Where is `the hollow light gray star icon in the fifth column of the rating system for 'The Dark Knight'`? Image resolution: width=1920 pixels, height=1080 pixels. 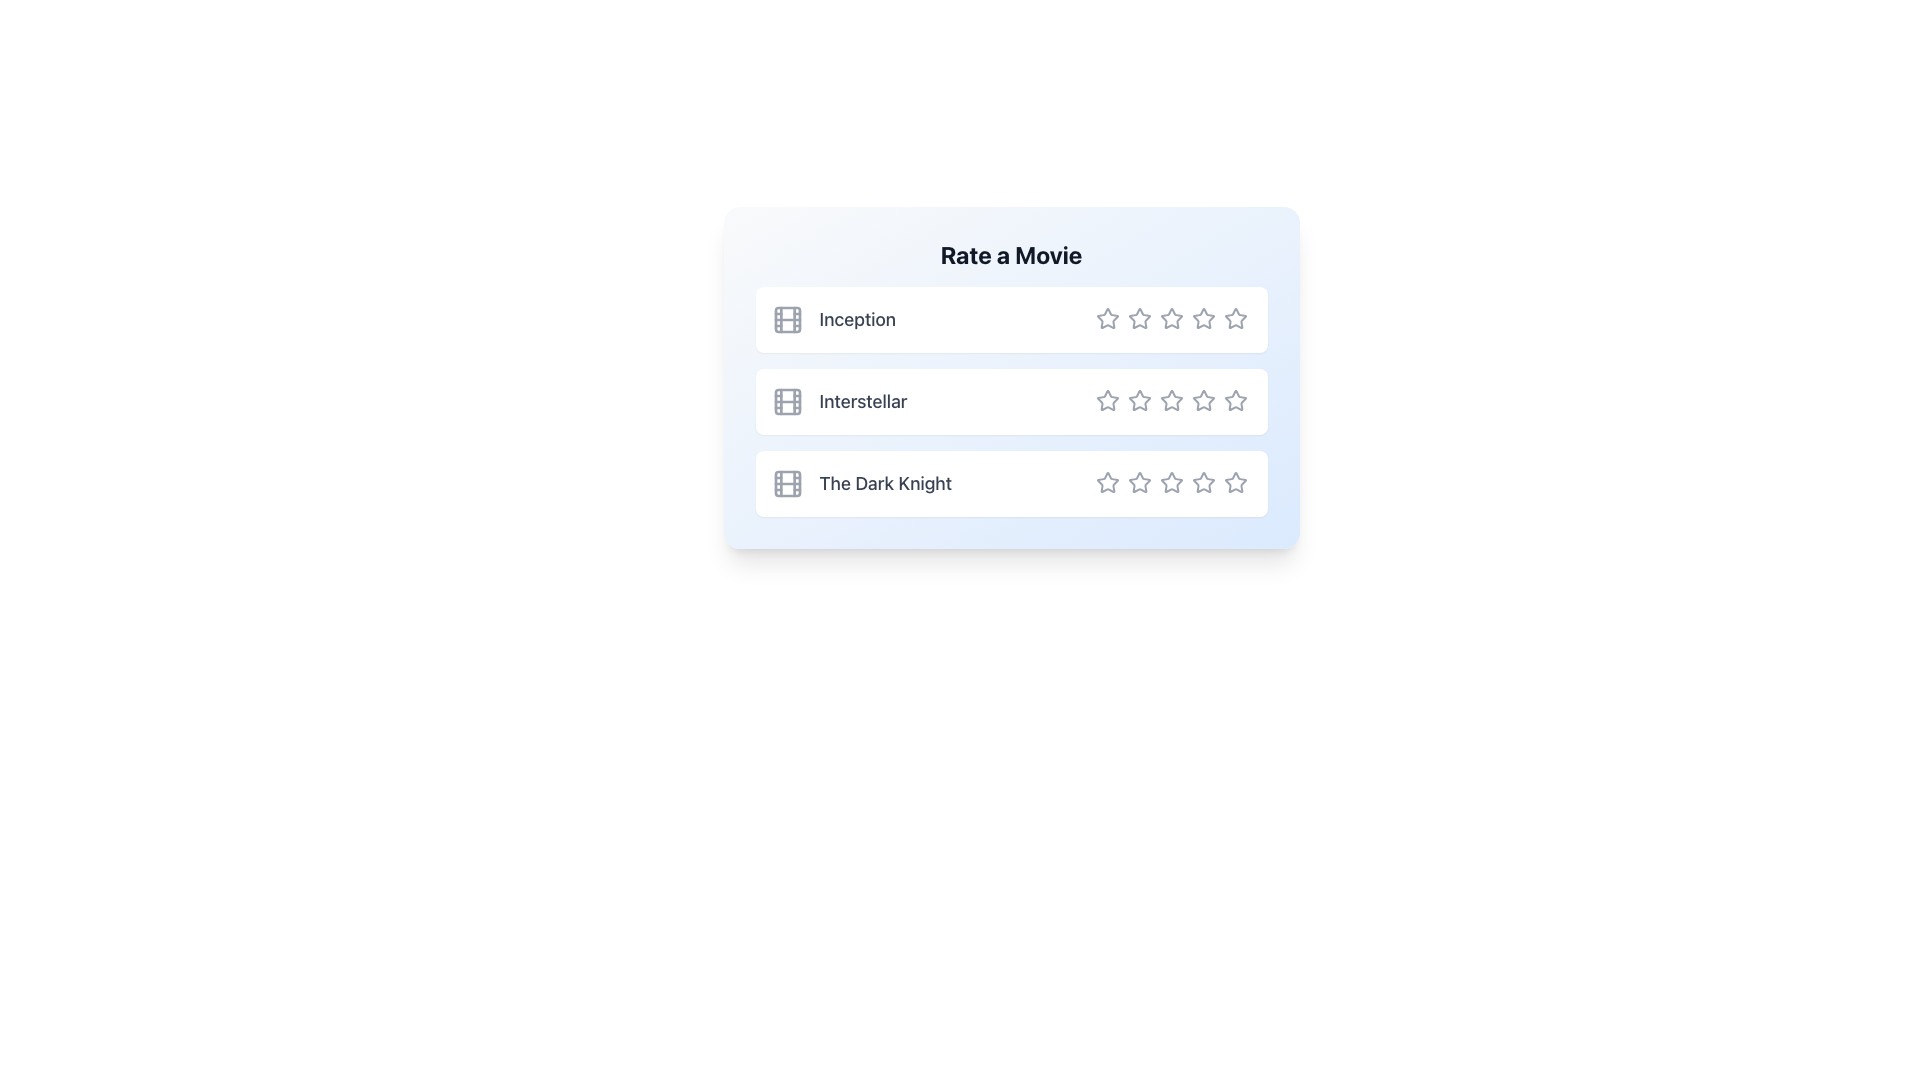 the hollow light gray star icon in the fifth column of the rating system for 'The Dark Knight' is located at coordinates (1202, 482).